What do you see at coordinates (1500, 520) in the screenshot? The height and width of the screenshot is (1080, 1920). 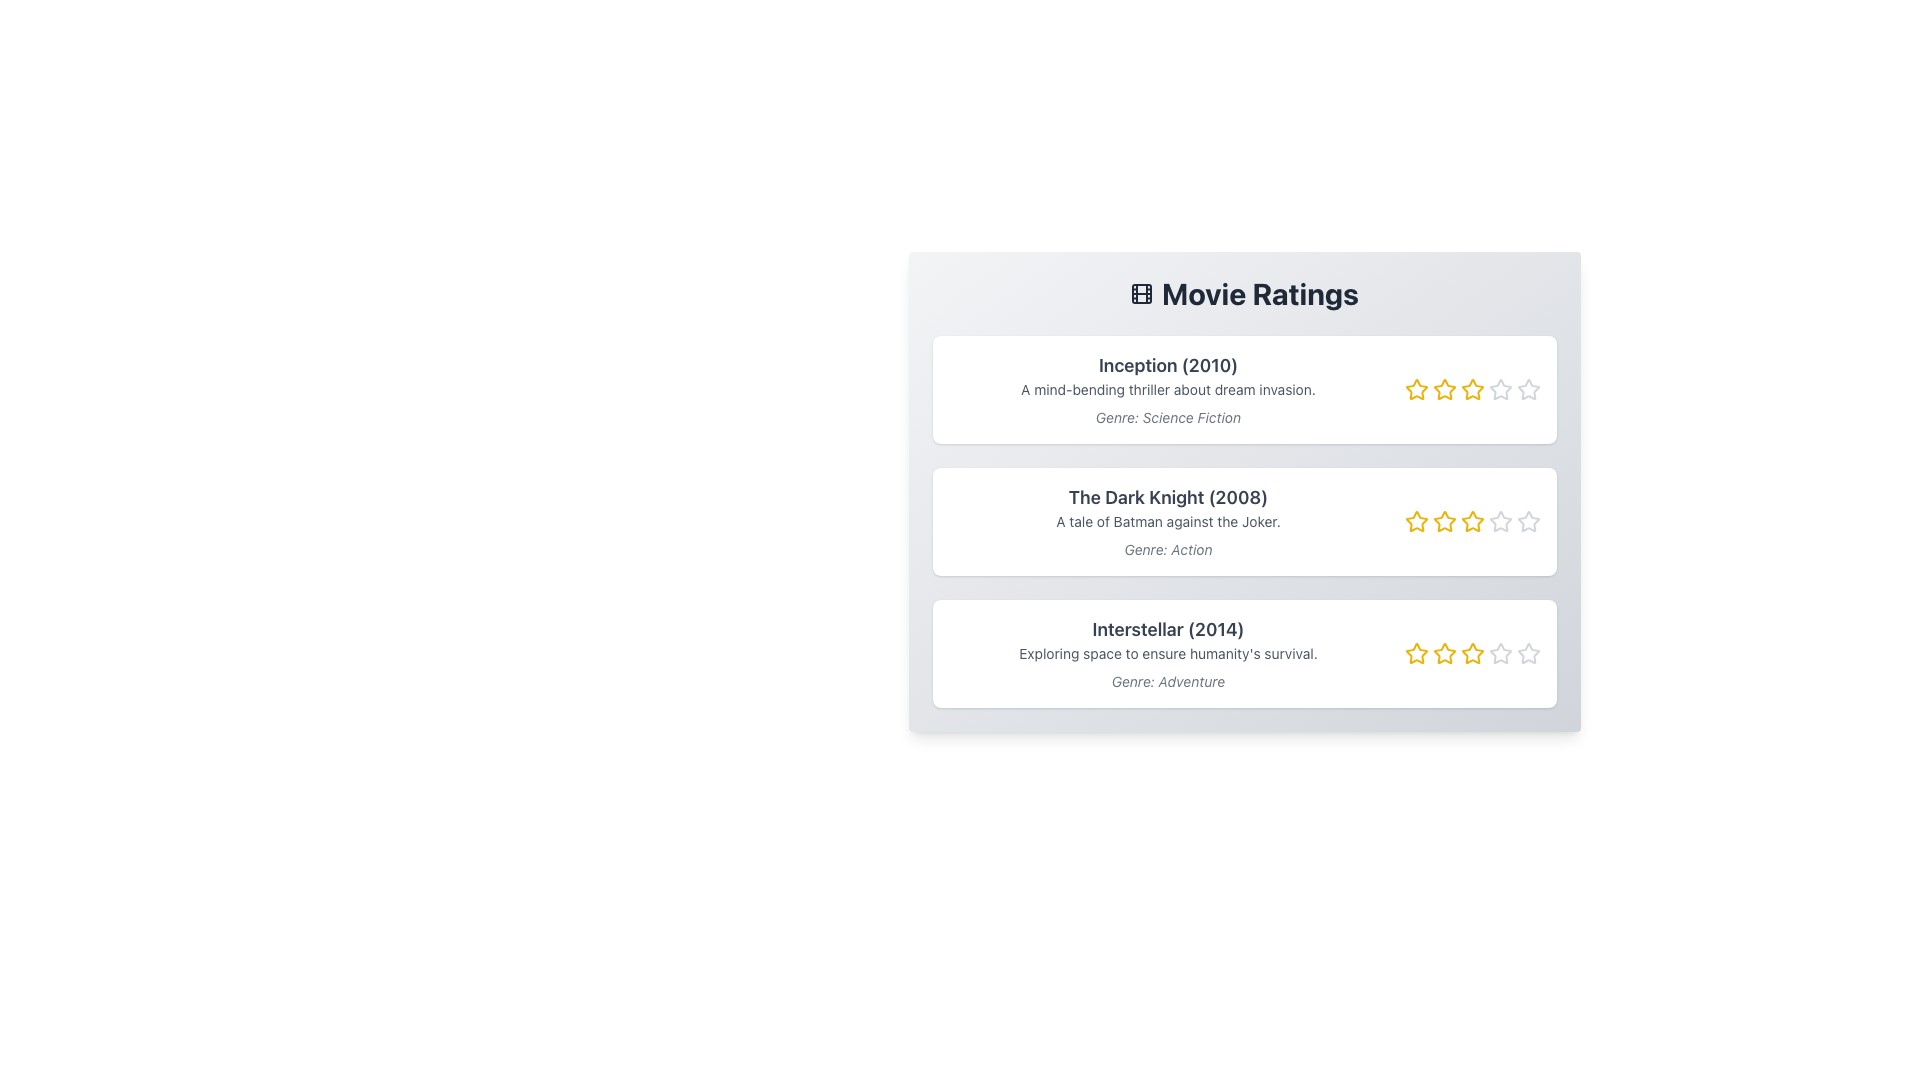 I see `the fifth Interactive Rating Star in the movie rating list for 'The Dark Knight (2008)'` at bounding box center [1500, 520].